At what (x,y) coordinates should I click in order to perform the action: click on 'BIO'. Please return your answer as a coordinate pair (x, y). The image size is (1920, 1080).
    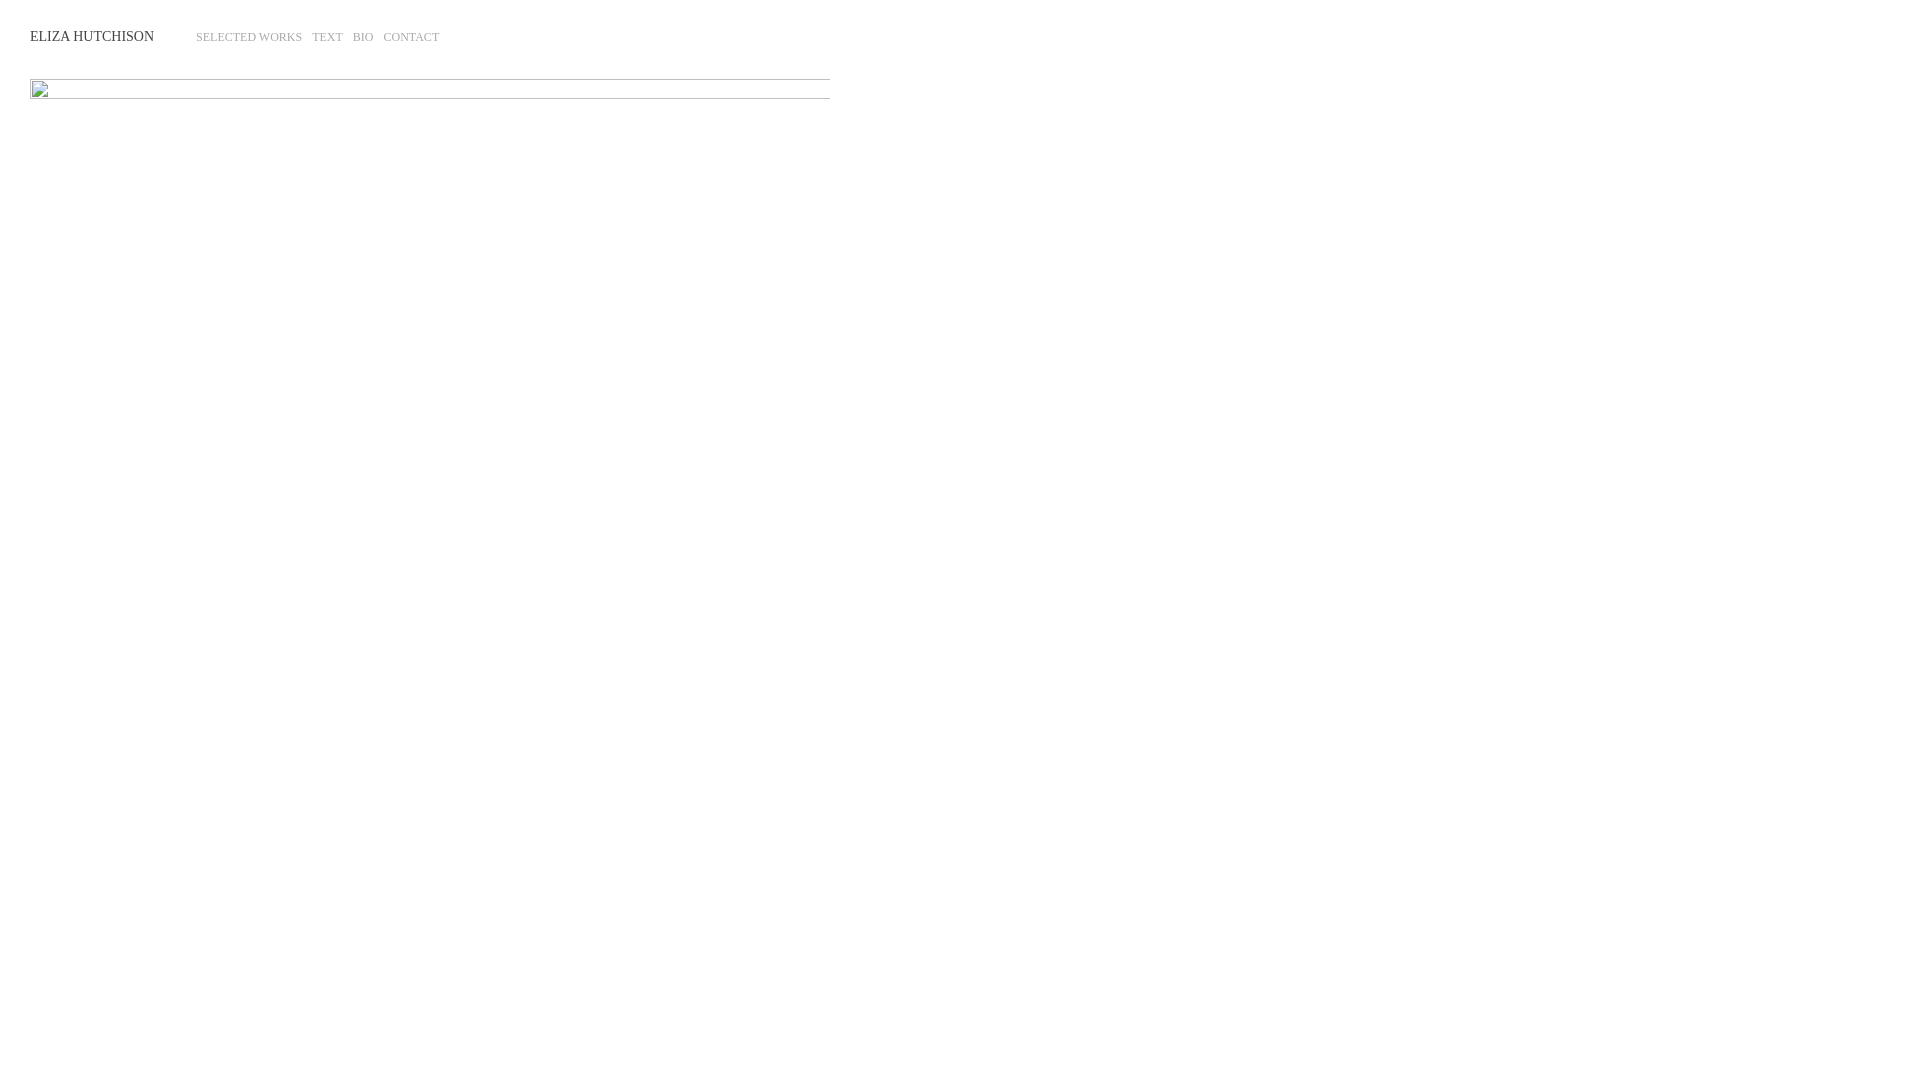
    Looking at the image, I should click on (353, 37).